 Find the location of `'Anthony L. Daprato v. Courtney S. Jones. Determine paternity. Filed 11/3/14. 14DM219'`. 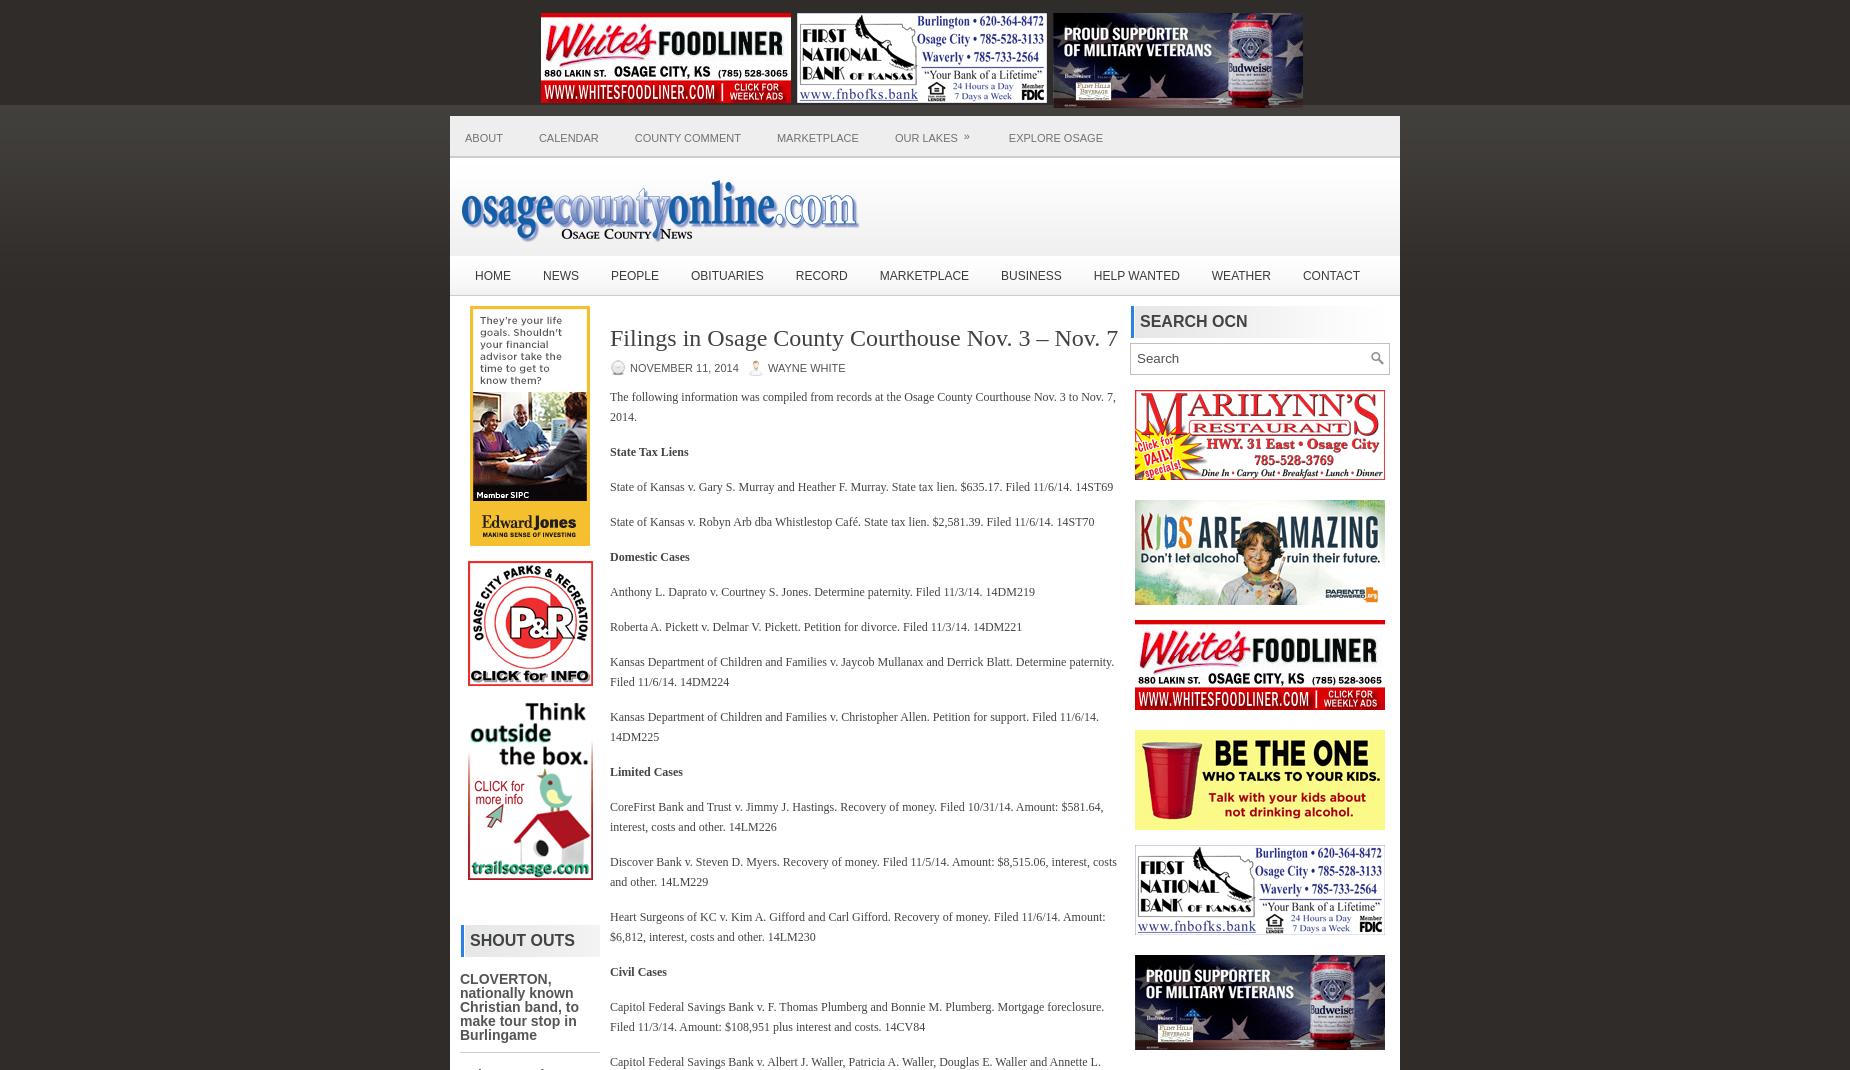

'Anthony L. Daprato v. Courtney S. Jones. Determine paternity. Filed 11/3/14. 14DM219' is located at coordinates (821, 589).